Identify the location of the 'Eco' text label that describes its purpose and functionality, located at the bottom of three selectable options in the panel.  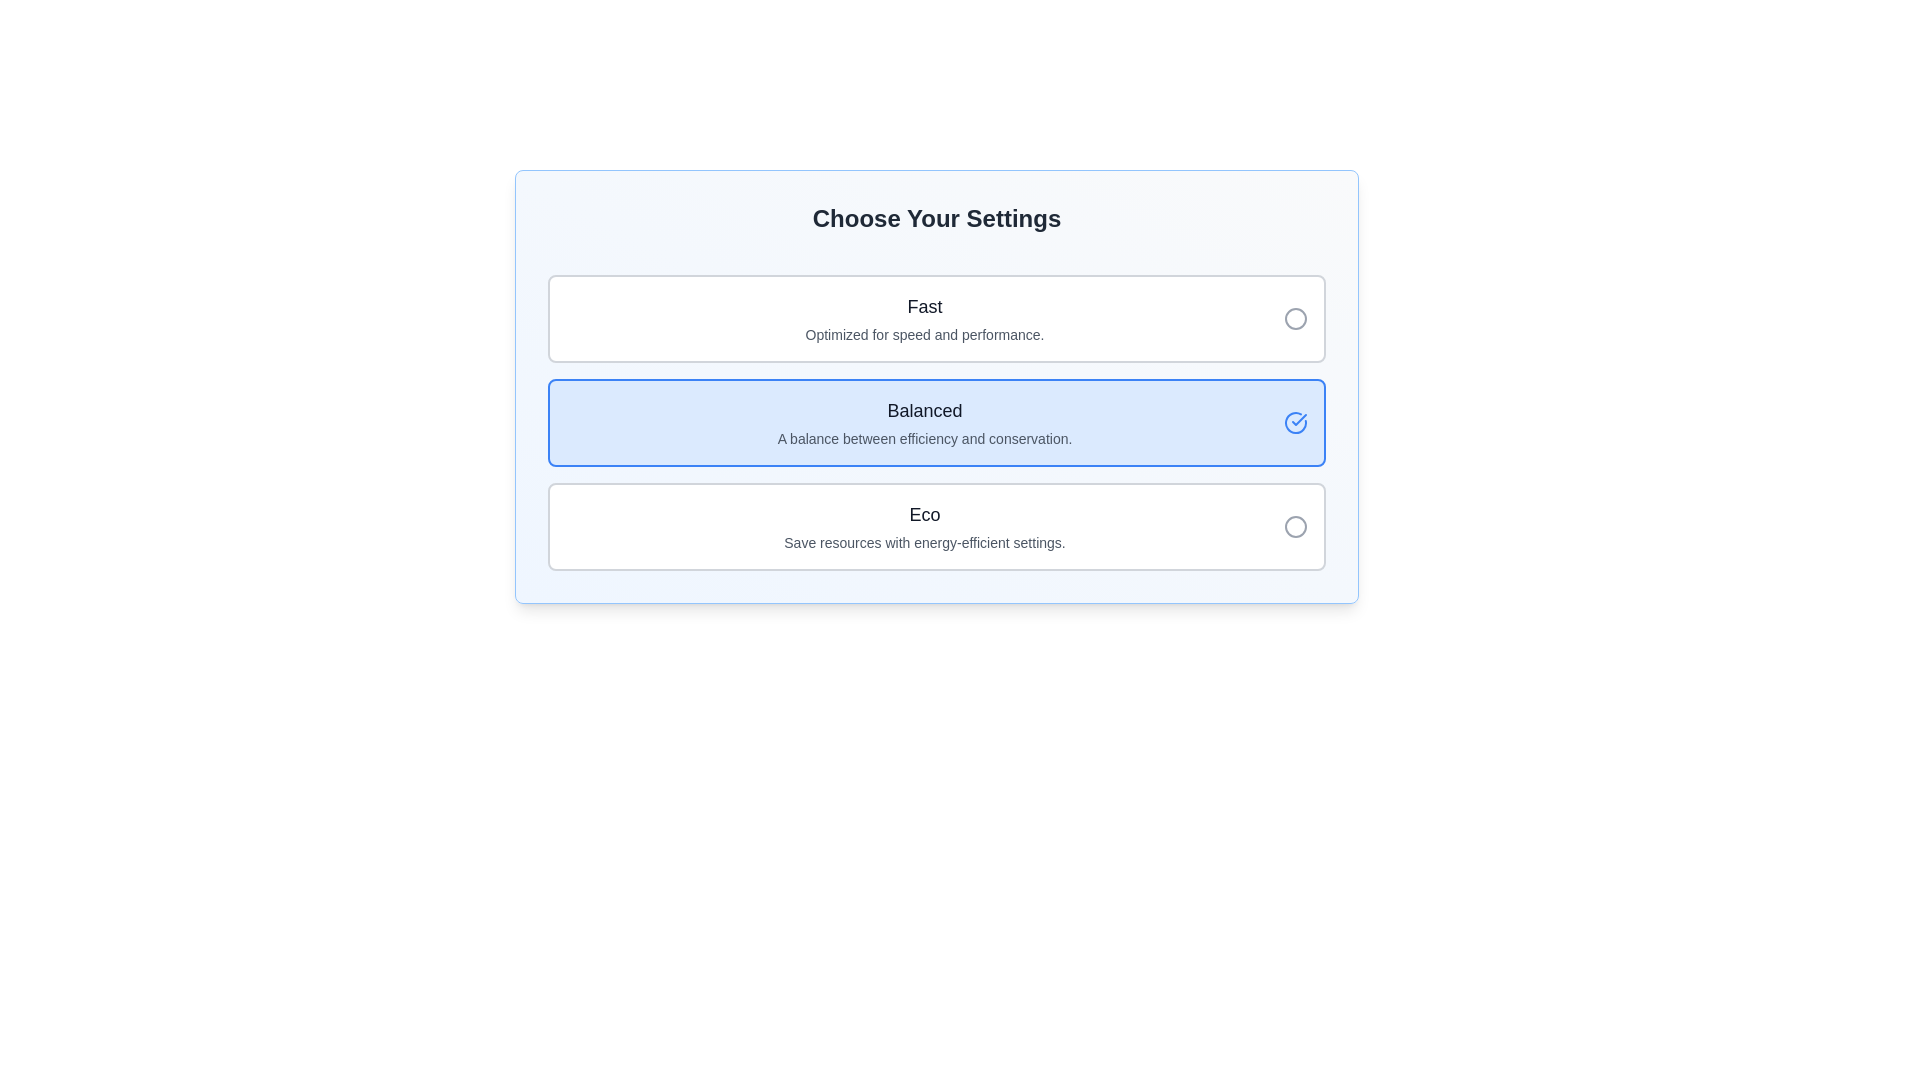
(924, 543).